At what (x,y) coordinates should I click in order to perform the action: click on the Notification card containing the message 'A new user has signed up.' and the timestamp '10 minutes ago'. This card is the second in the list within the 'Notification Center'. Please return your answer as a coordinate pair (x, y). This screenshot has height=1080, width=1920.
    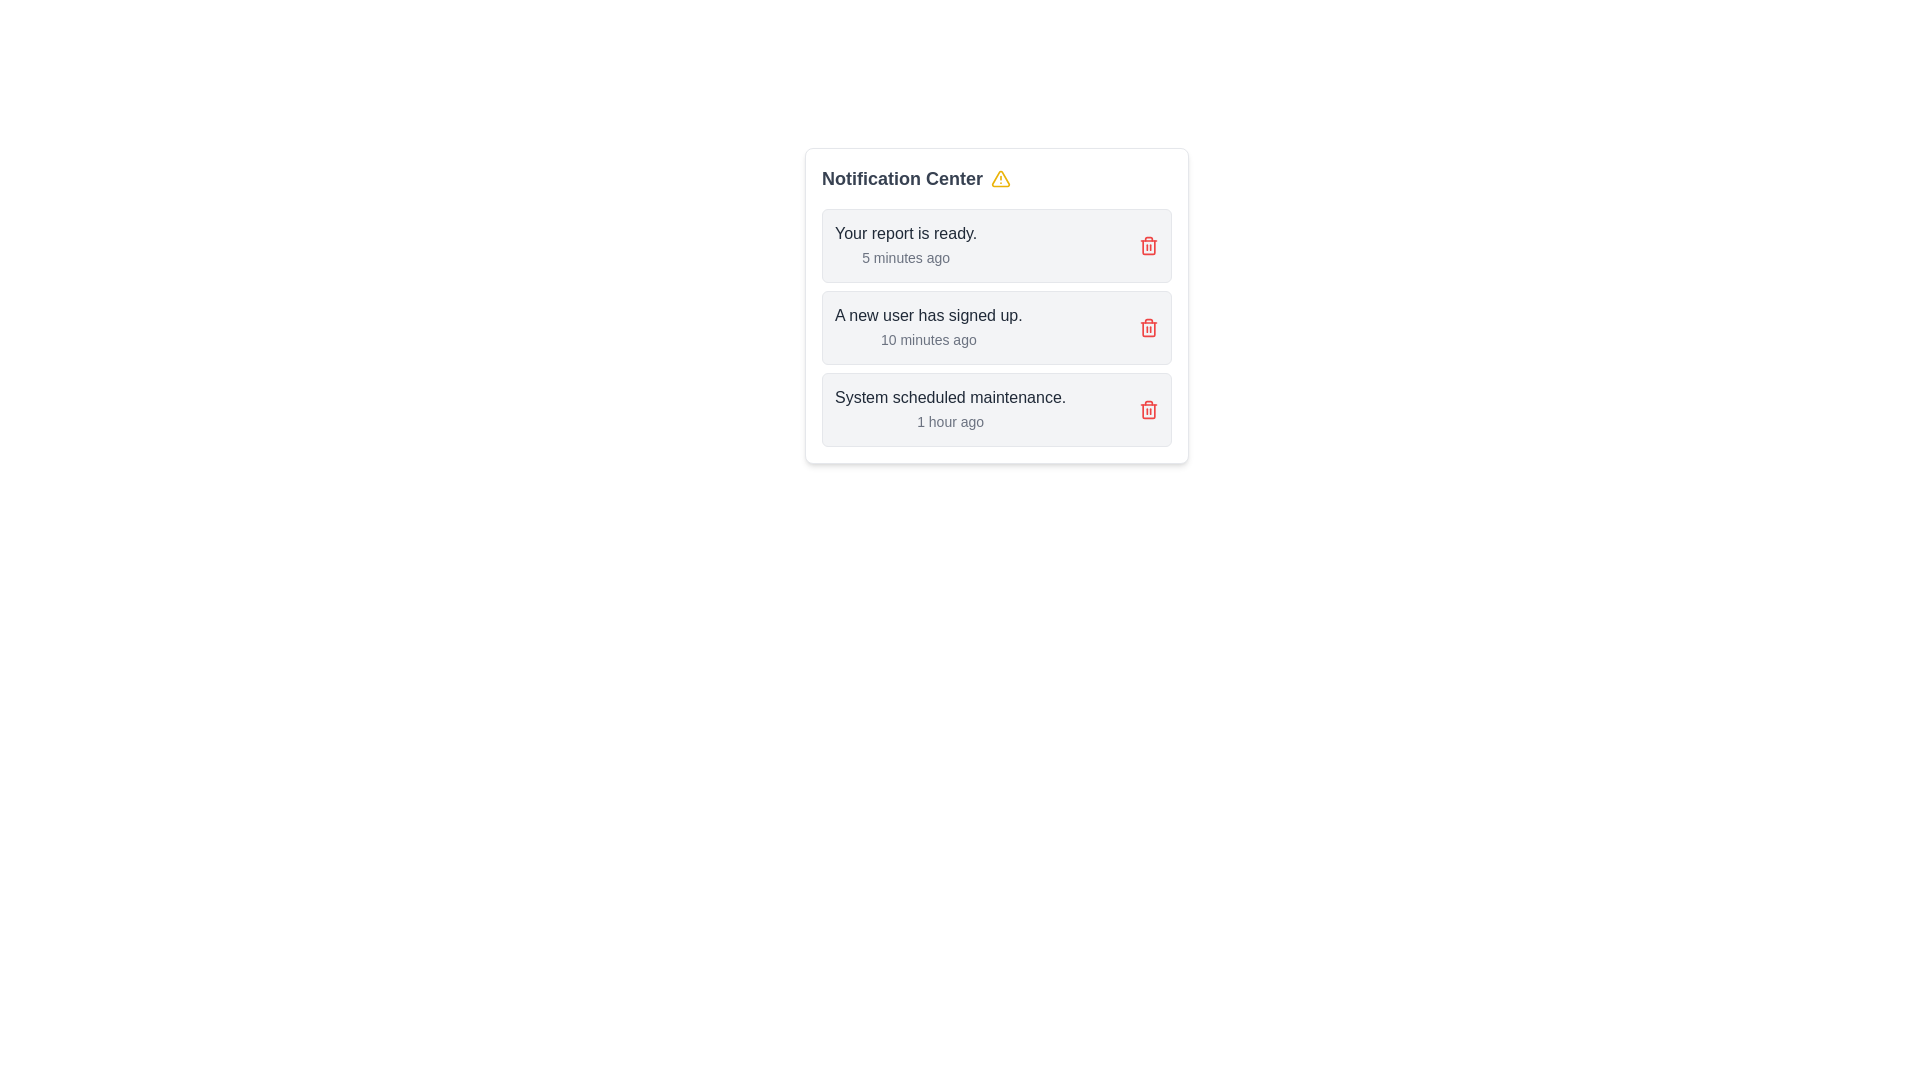
    Looking at the image, I should click on (997, 326).